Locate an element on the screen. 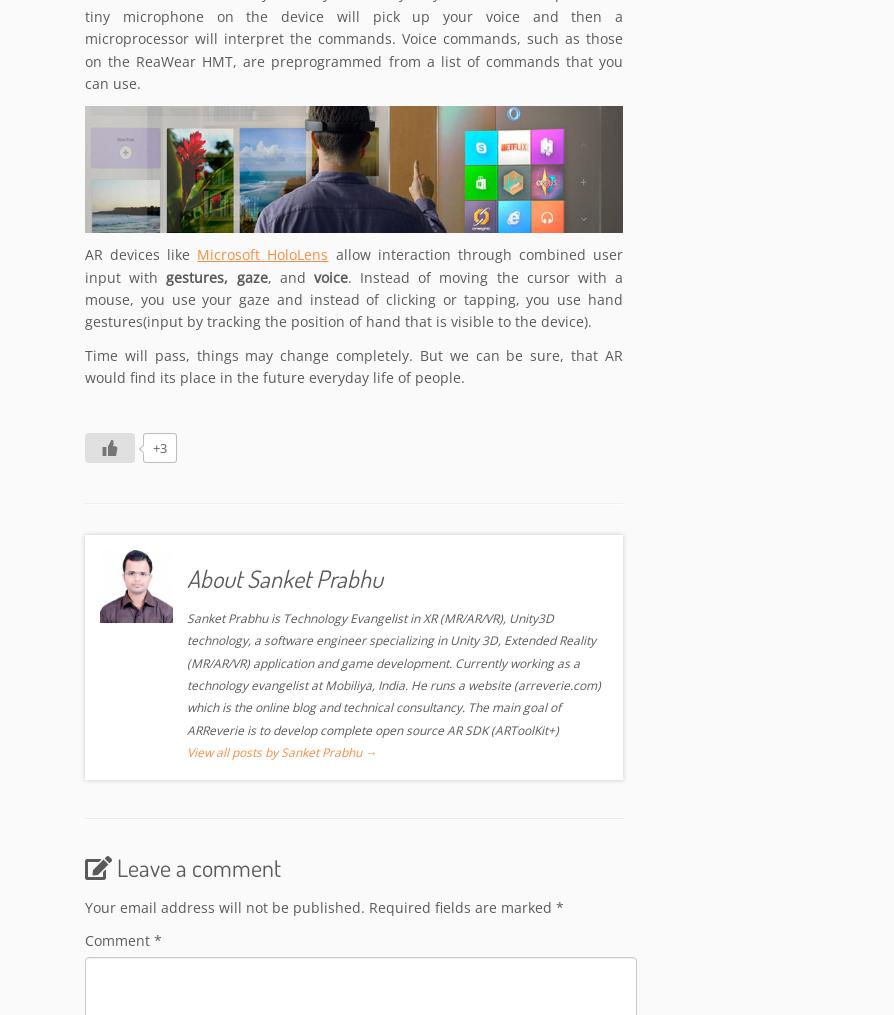  ', and' is located at coordinates (289, 278).